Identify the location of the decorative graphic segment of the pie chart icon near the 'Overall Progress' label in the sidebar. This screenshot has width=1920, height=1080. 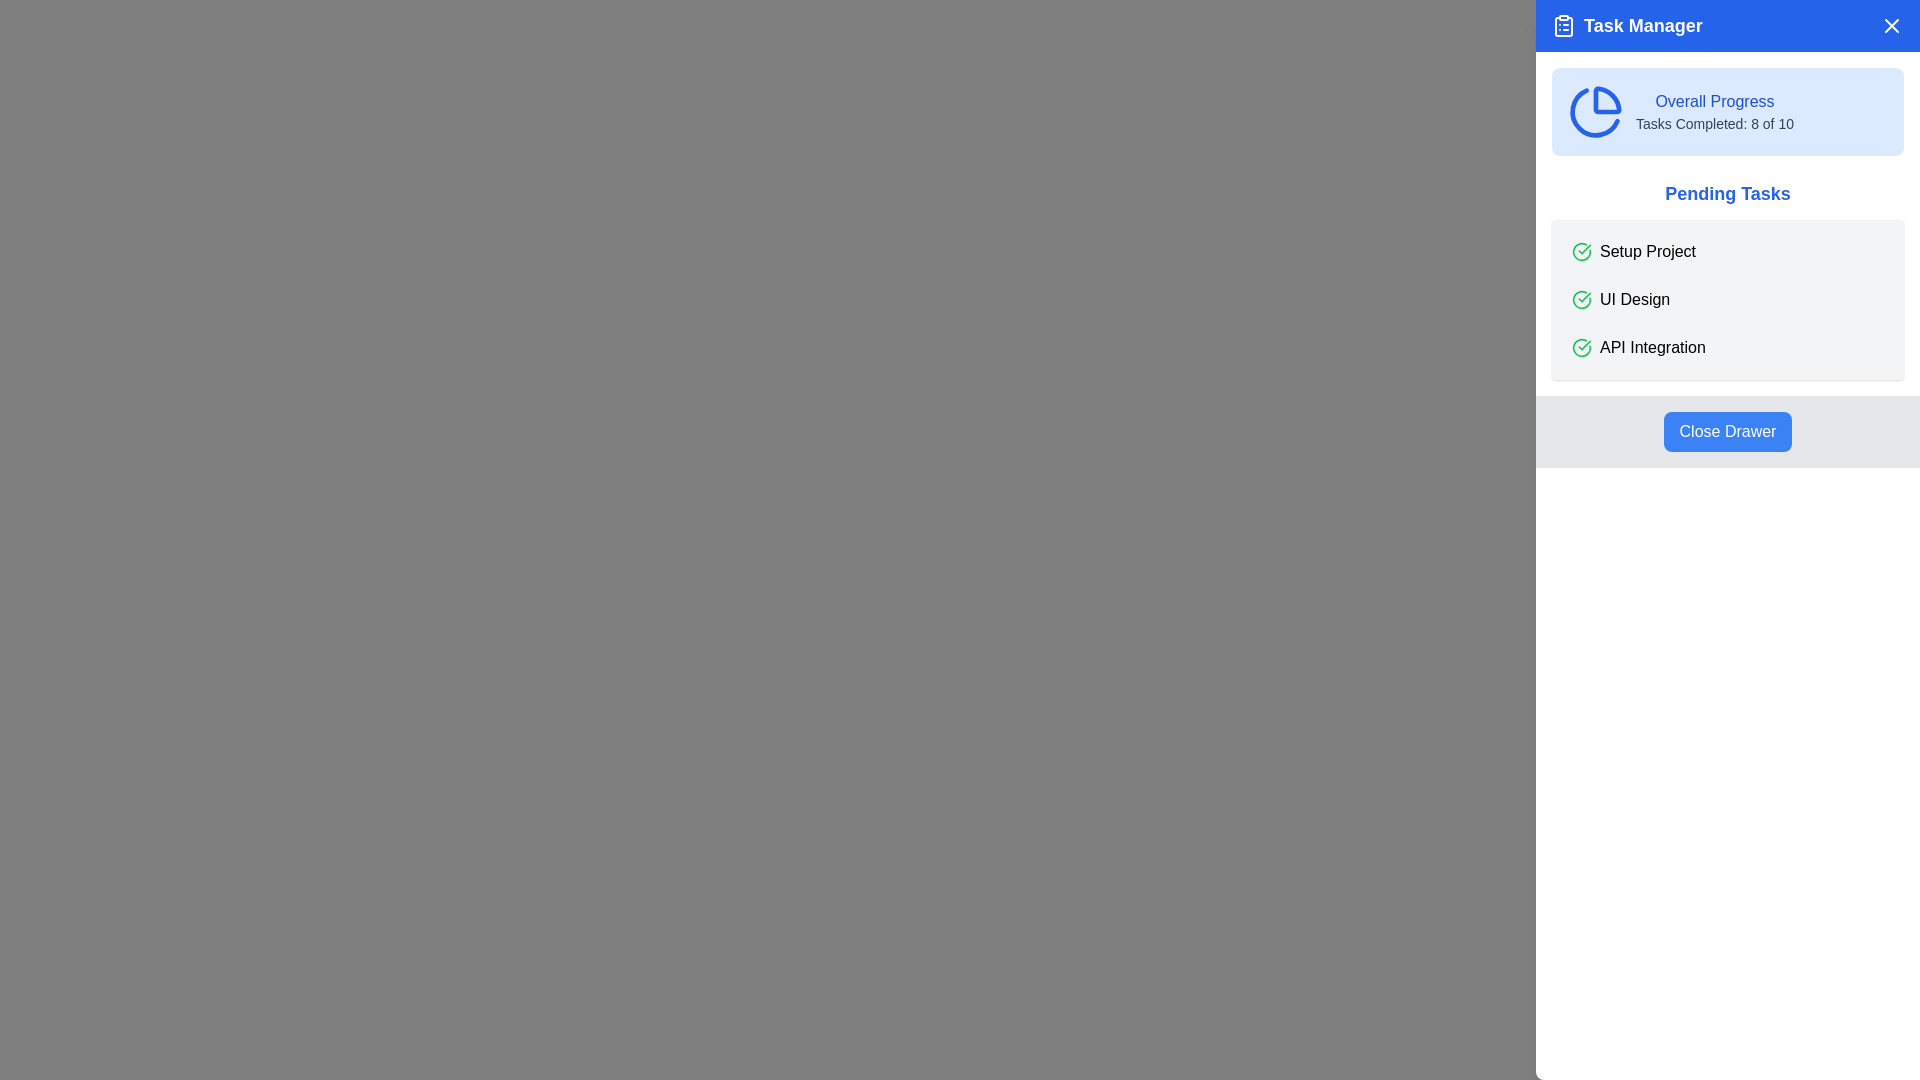
(1594, 112).